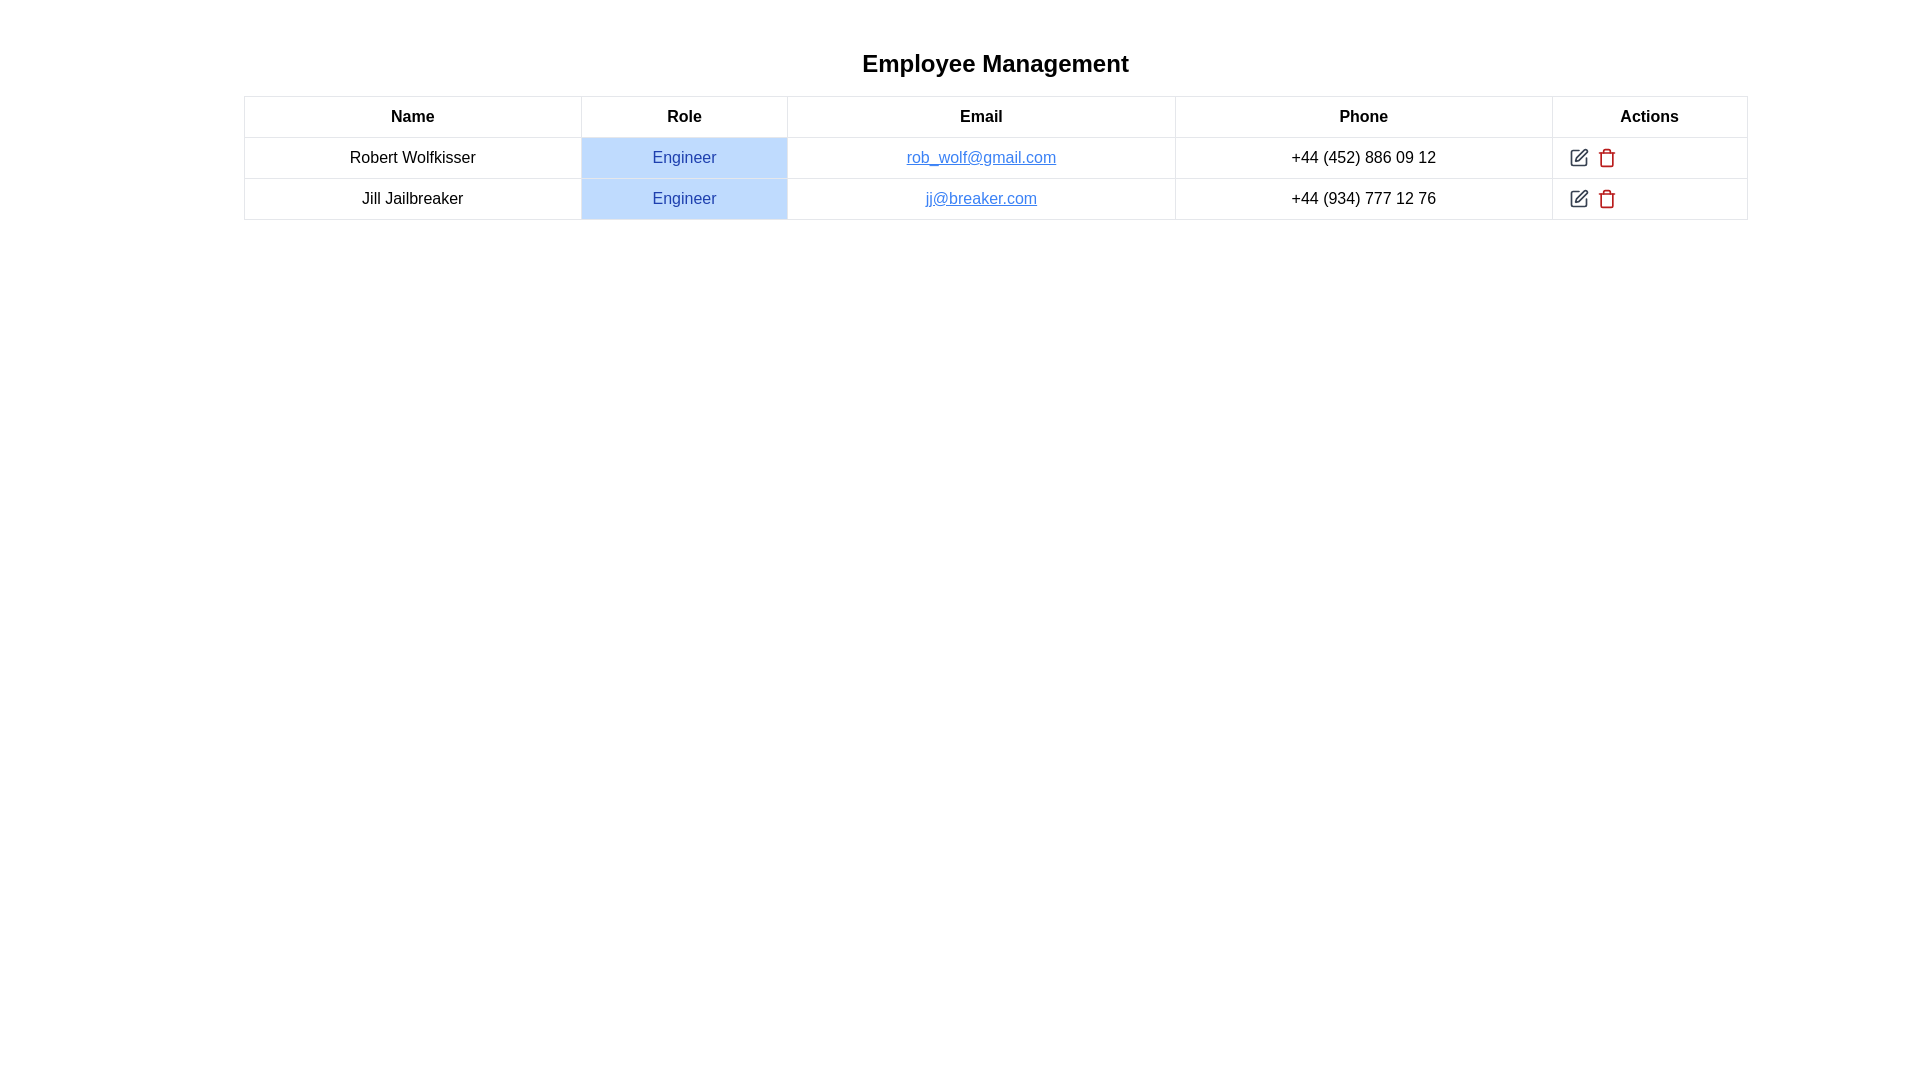  Describe the element at coordinates (1649, 116) in the screenshot. I see `the Table Header Cell containing the bold text 'Actions', which is the fifth column header in the table` at that location.